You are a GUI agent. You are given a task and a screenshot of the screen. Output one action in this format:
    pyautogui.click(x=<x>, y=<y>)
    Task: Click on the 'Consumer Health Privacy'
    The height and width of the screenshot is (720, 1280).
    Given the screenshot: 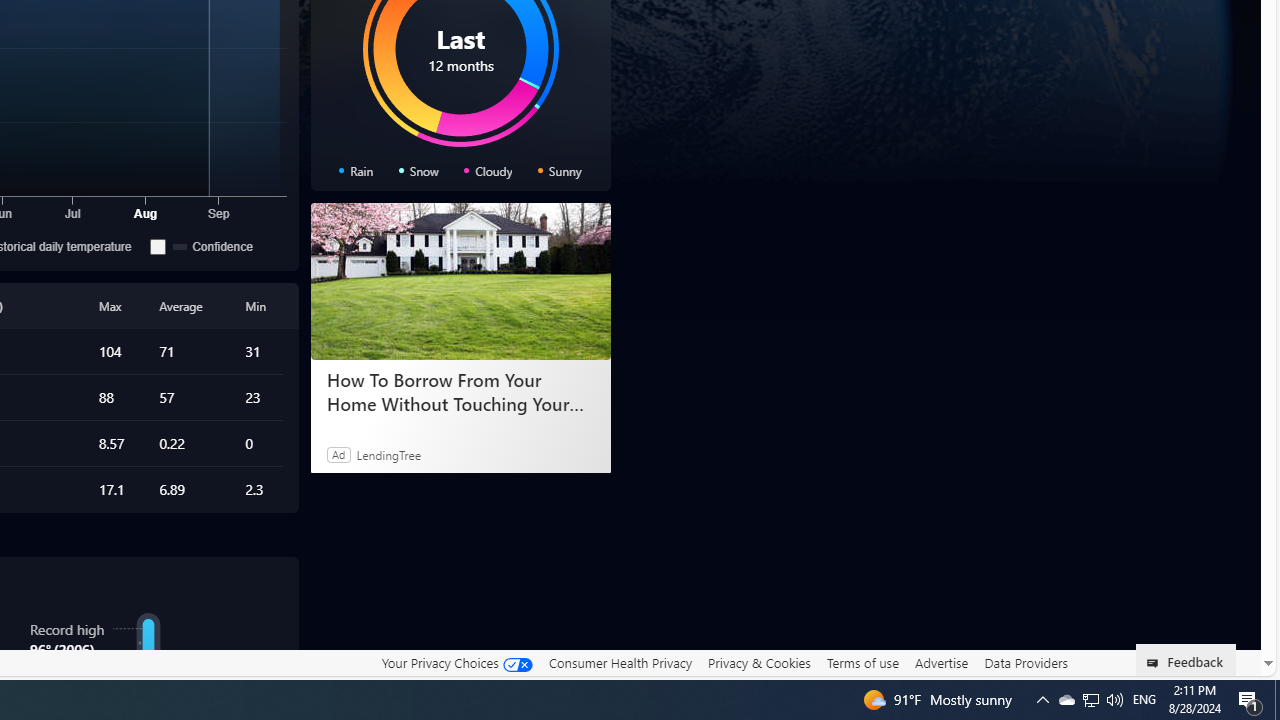 What is the action you would take?
    pyautogui.click(x=619, y=663)
    